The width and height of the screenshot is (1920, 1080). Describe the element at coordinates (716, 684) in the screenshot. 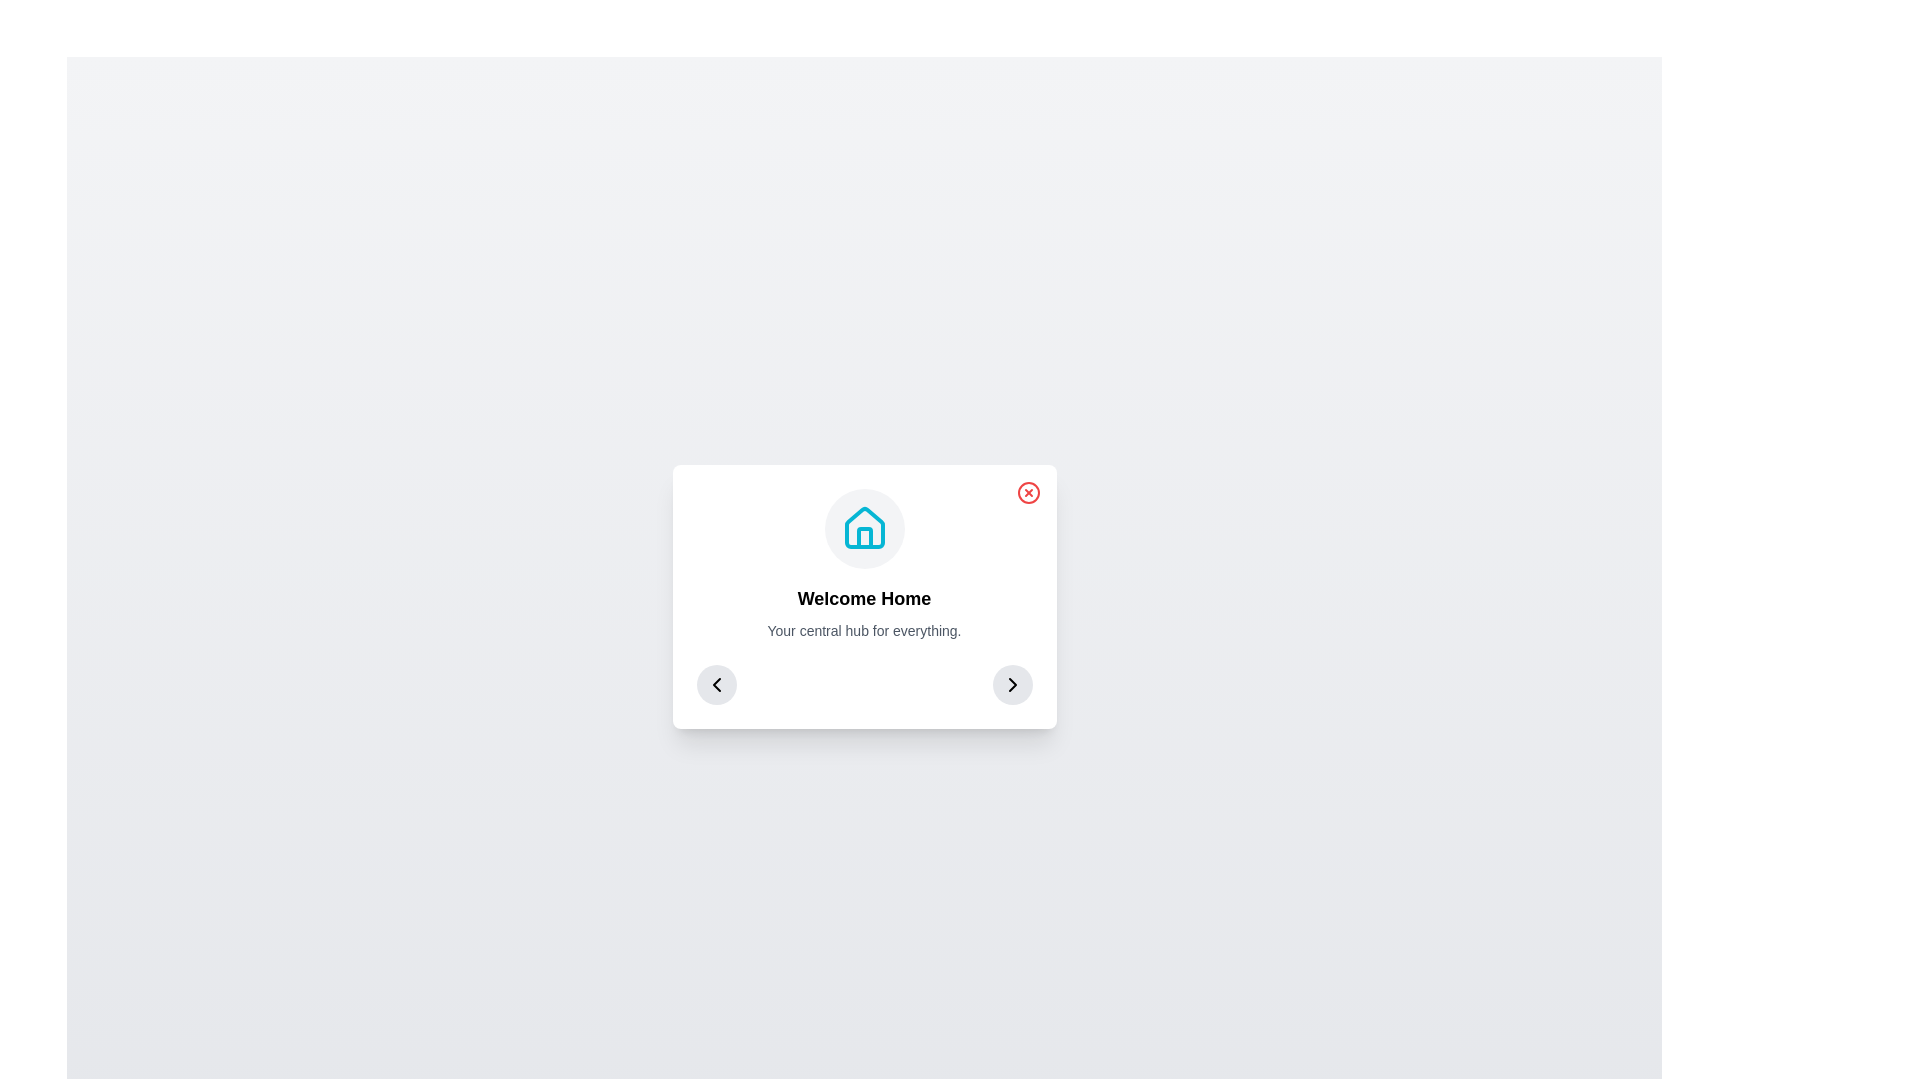

I see `the left navigation icon located in the bottom-left corner of the card interface` at that location.